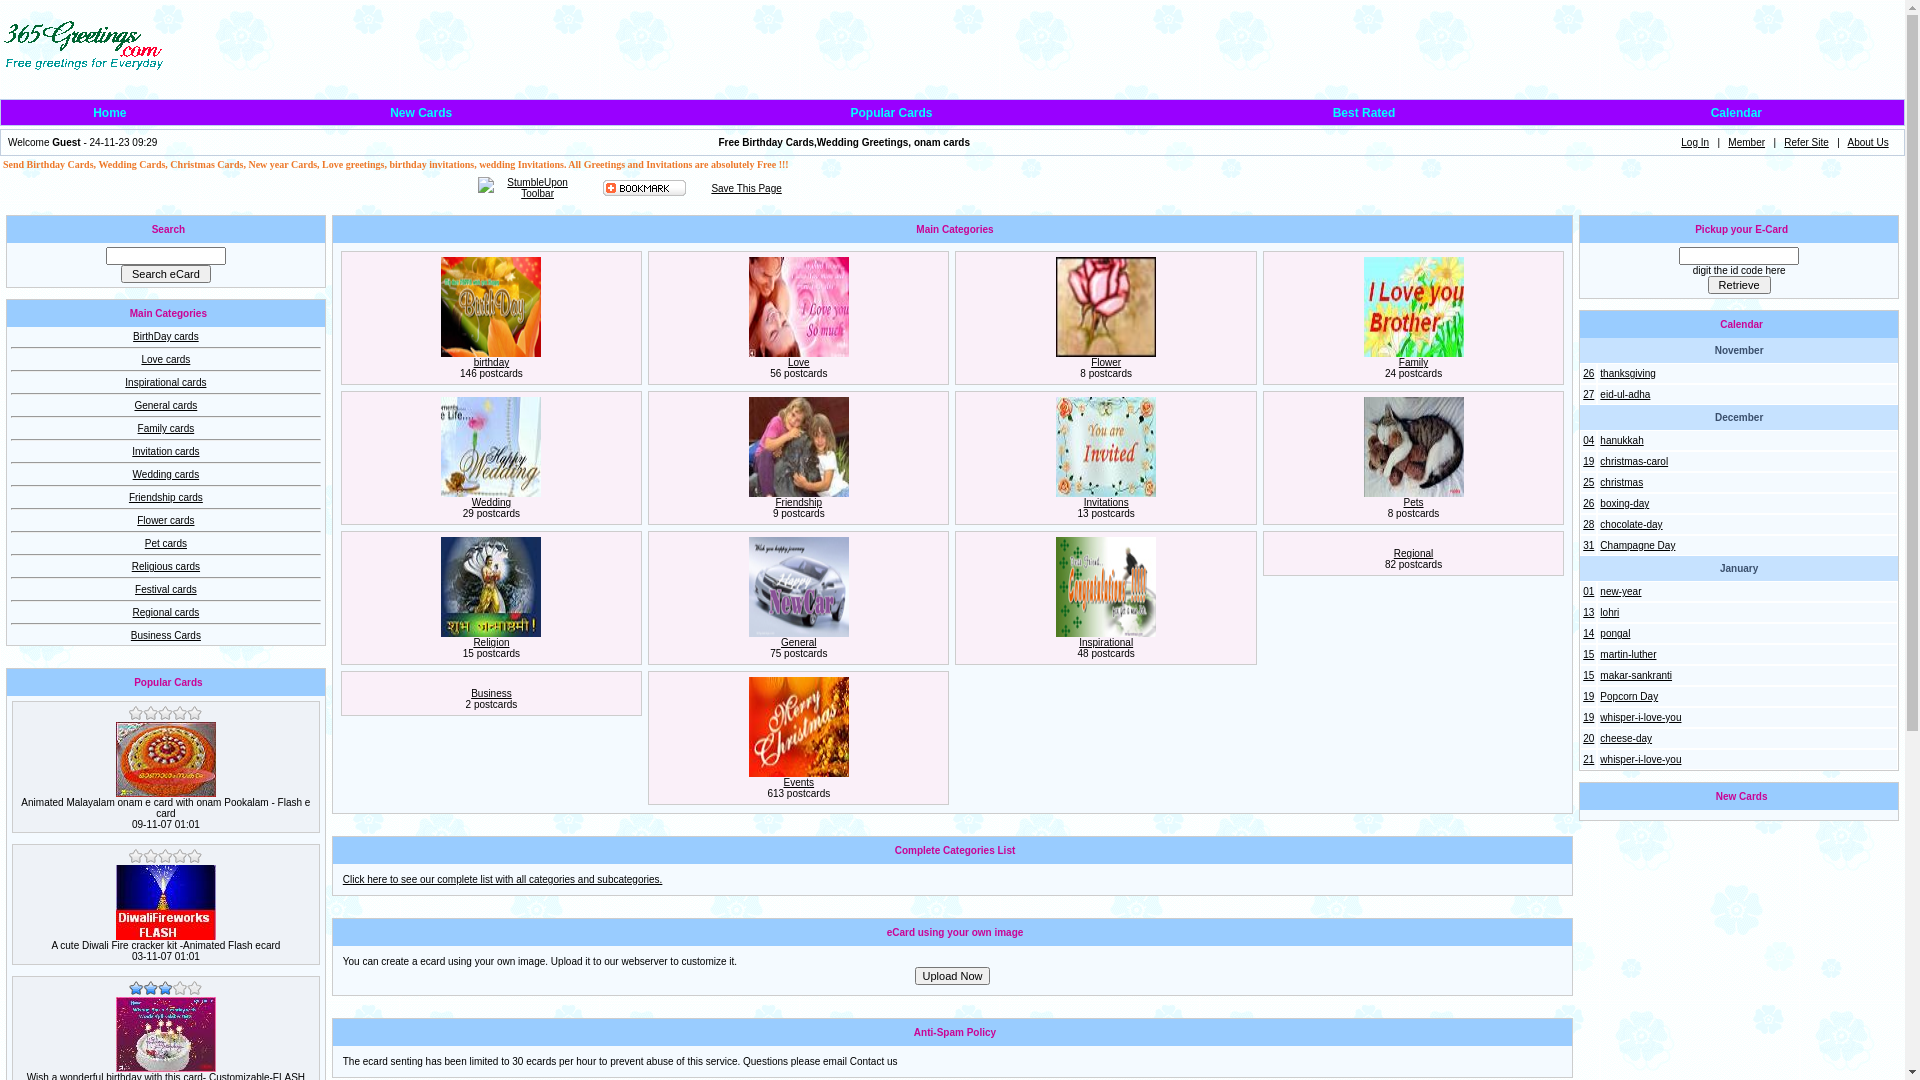 Image resolution: width=1920 pixels, height=1080 pixels. Describe the element at coordinates (1587, 482) in the screenshot. I see `'25'` at that location.